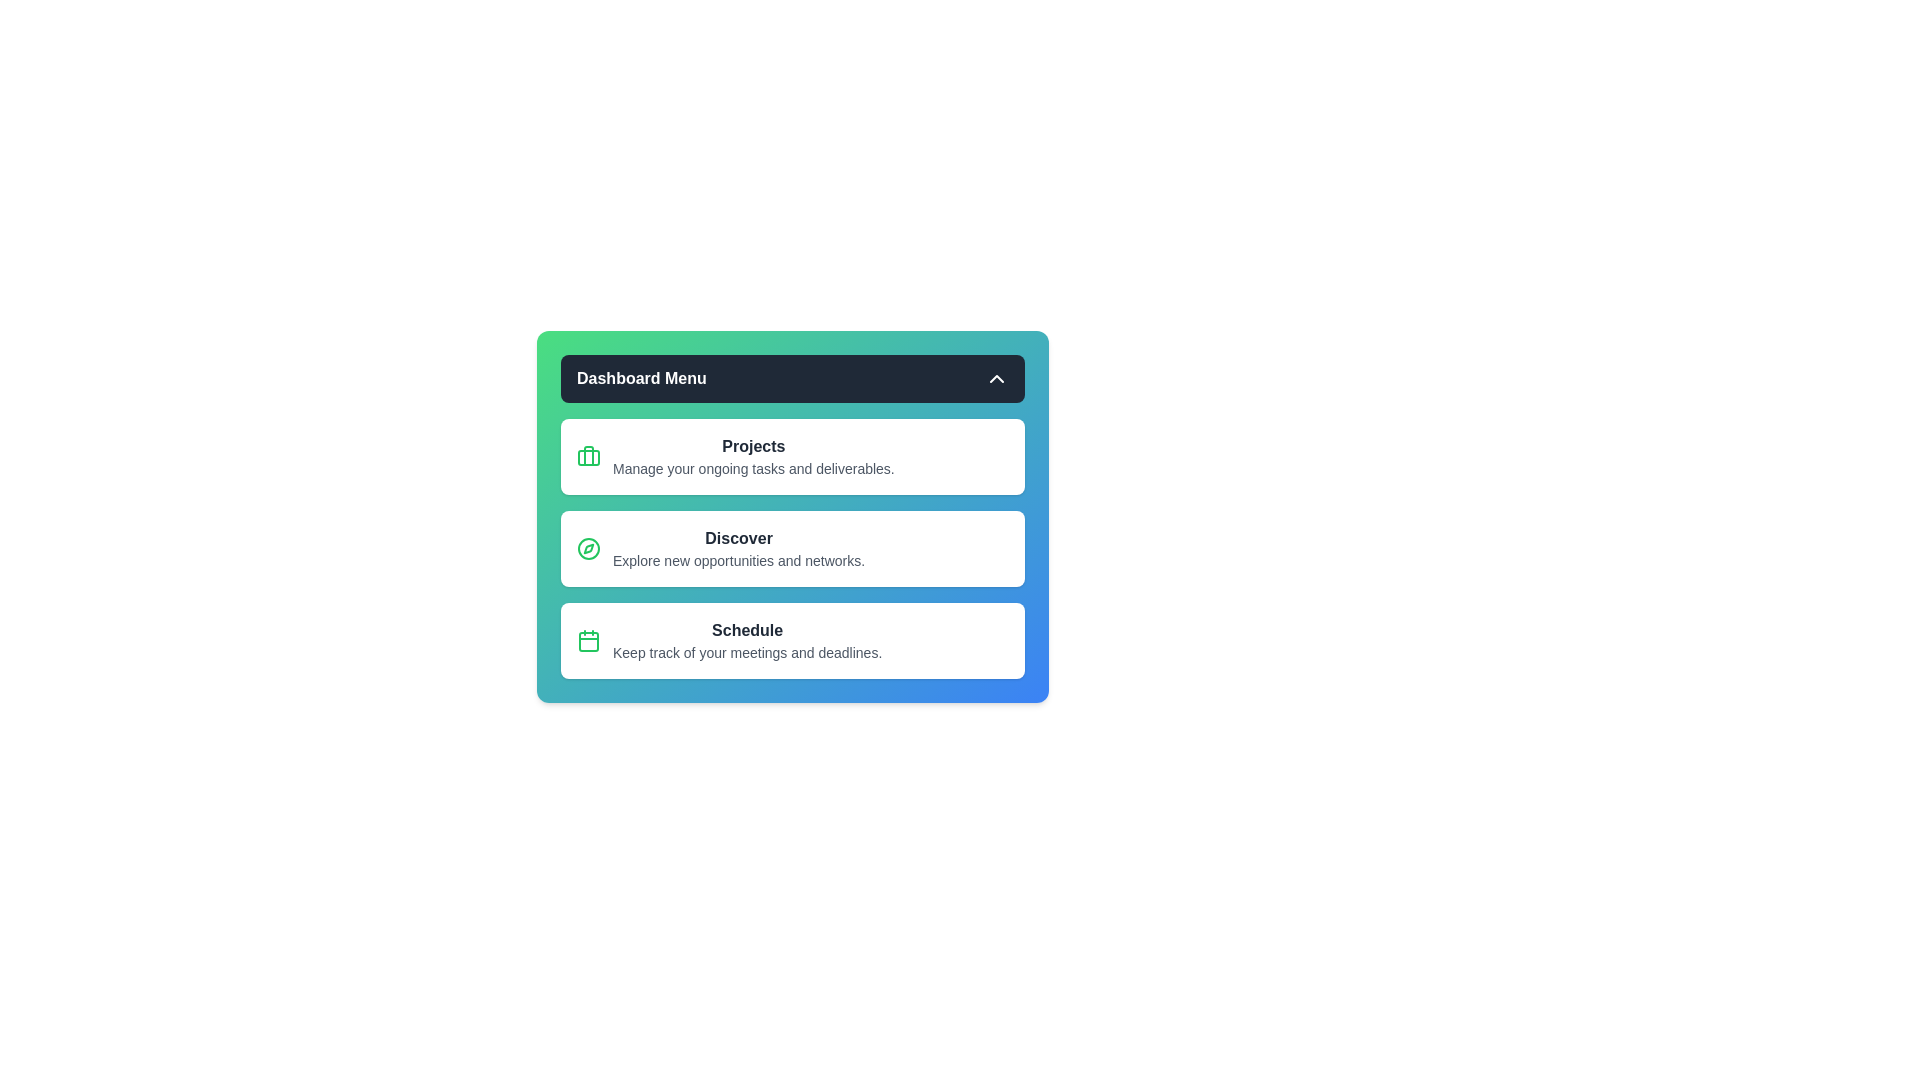  I want to click on the 'Dashboard Menu' button to toggle the menu visibility, so click(791, 378).